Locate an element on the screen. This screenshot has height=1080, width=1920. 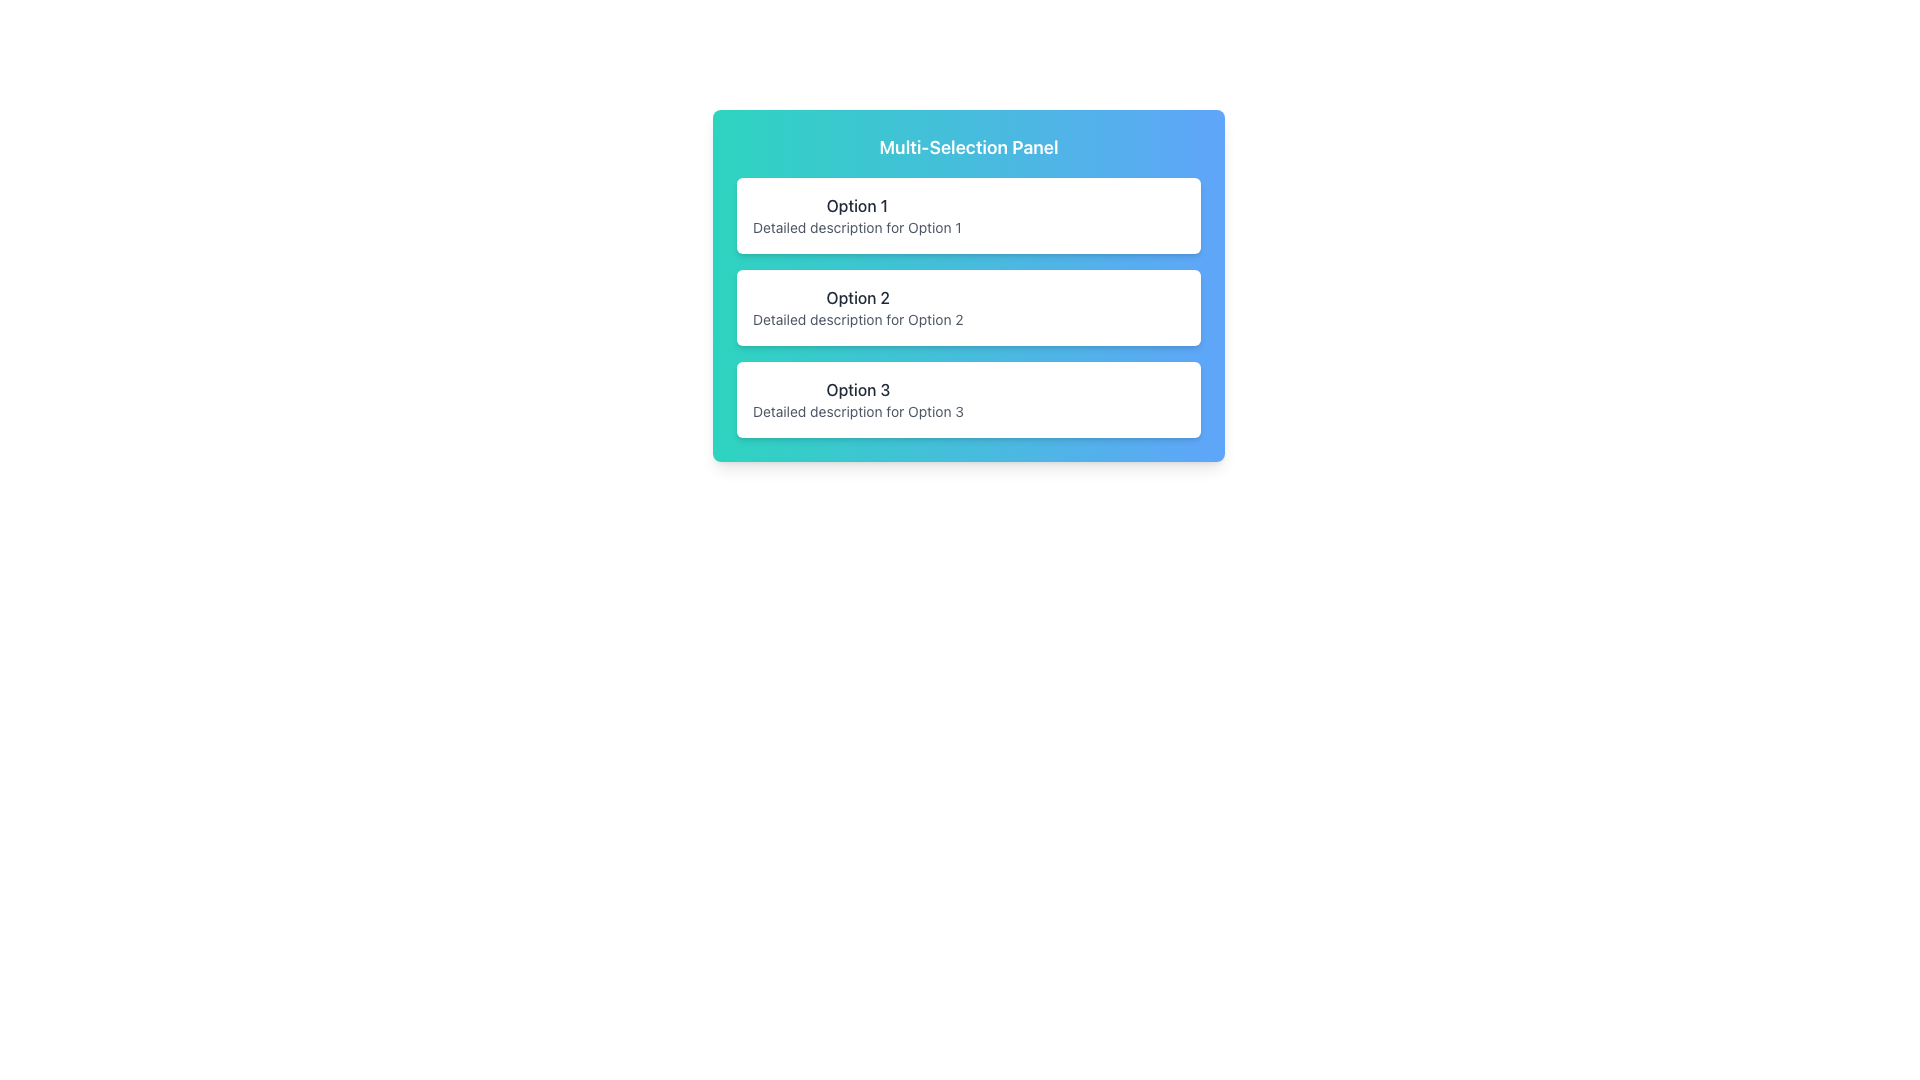
the text label at the top of the first selectable option in the 'Multi-Selection Panel' is located at coordinates (857, 205).